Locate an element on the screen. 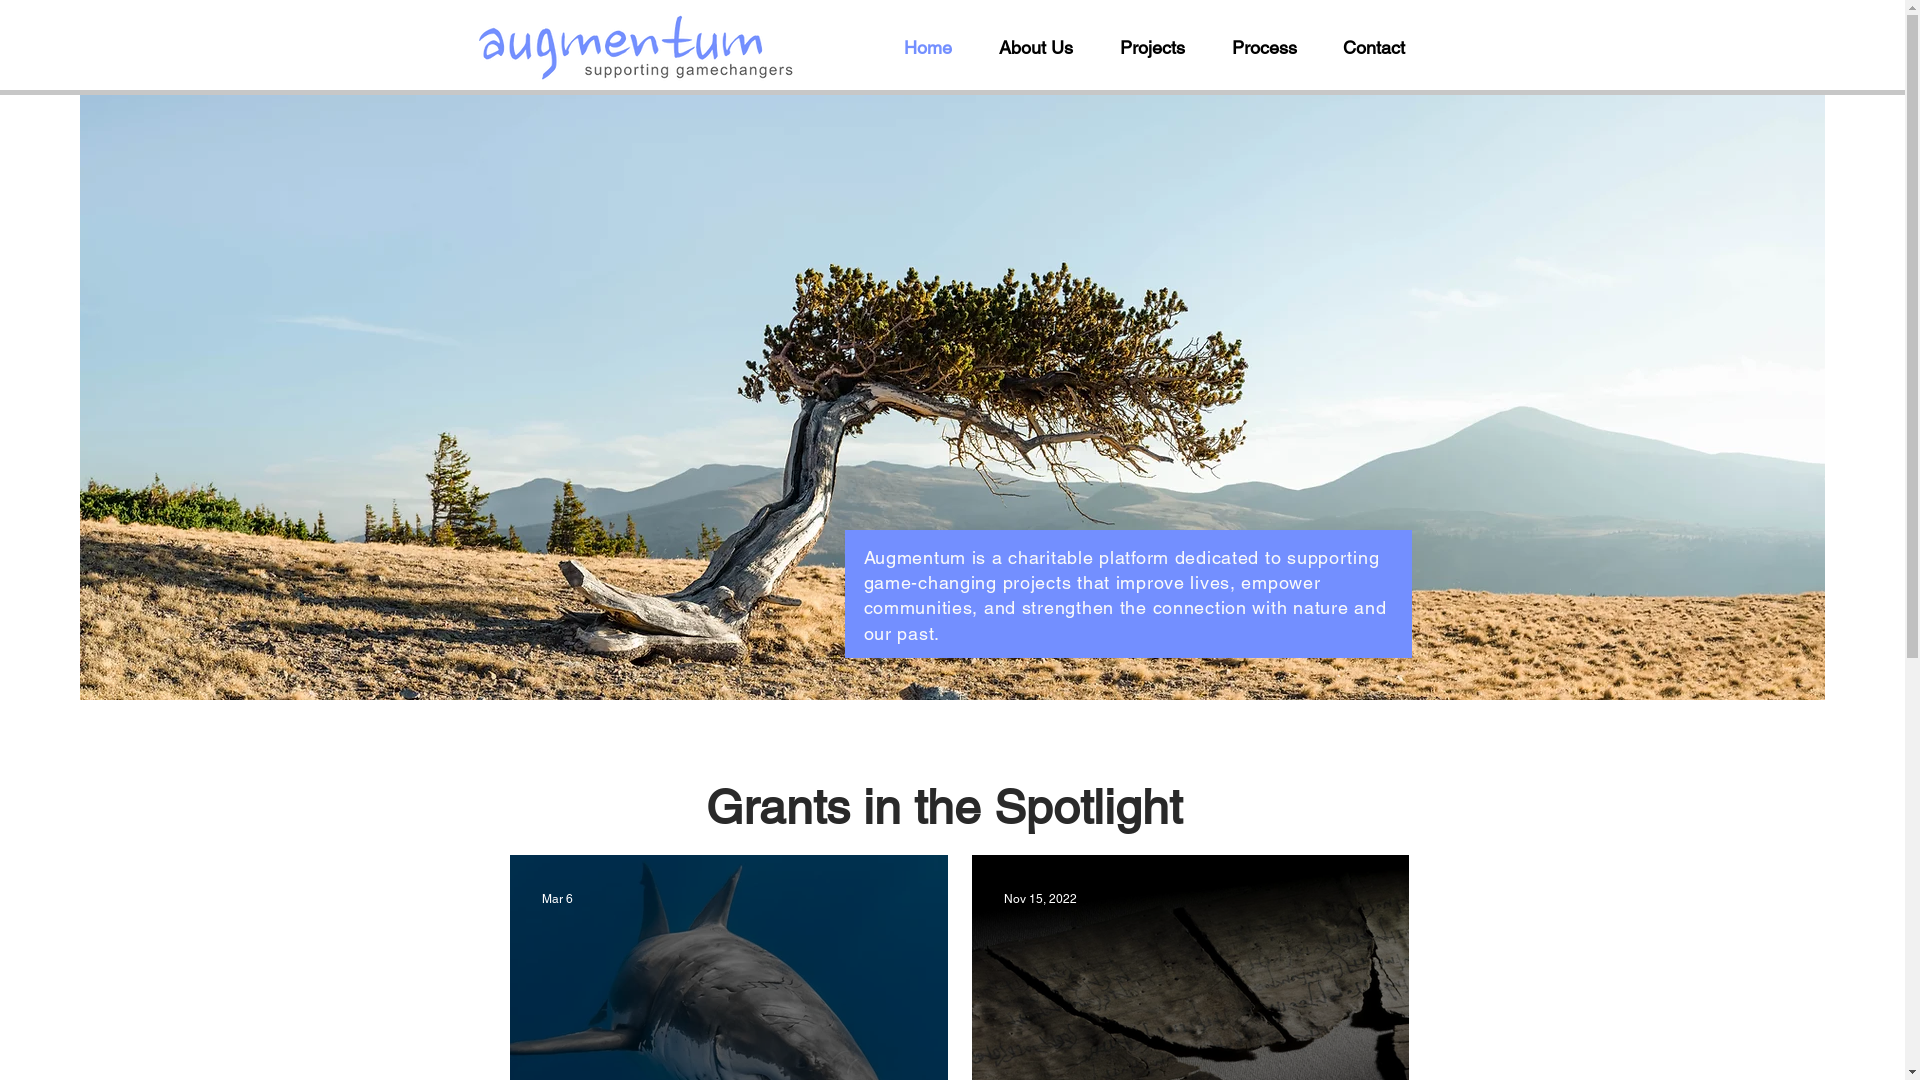 The width and height of the screenshot is (1920, 1080). 'Home' is located at coordinates (934, 46).